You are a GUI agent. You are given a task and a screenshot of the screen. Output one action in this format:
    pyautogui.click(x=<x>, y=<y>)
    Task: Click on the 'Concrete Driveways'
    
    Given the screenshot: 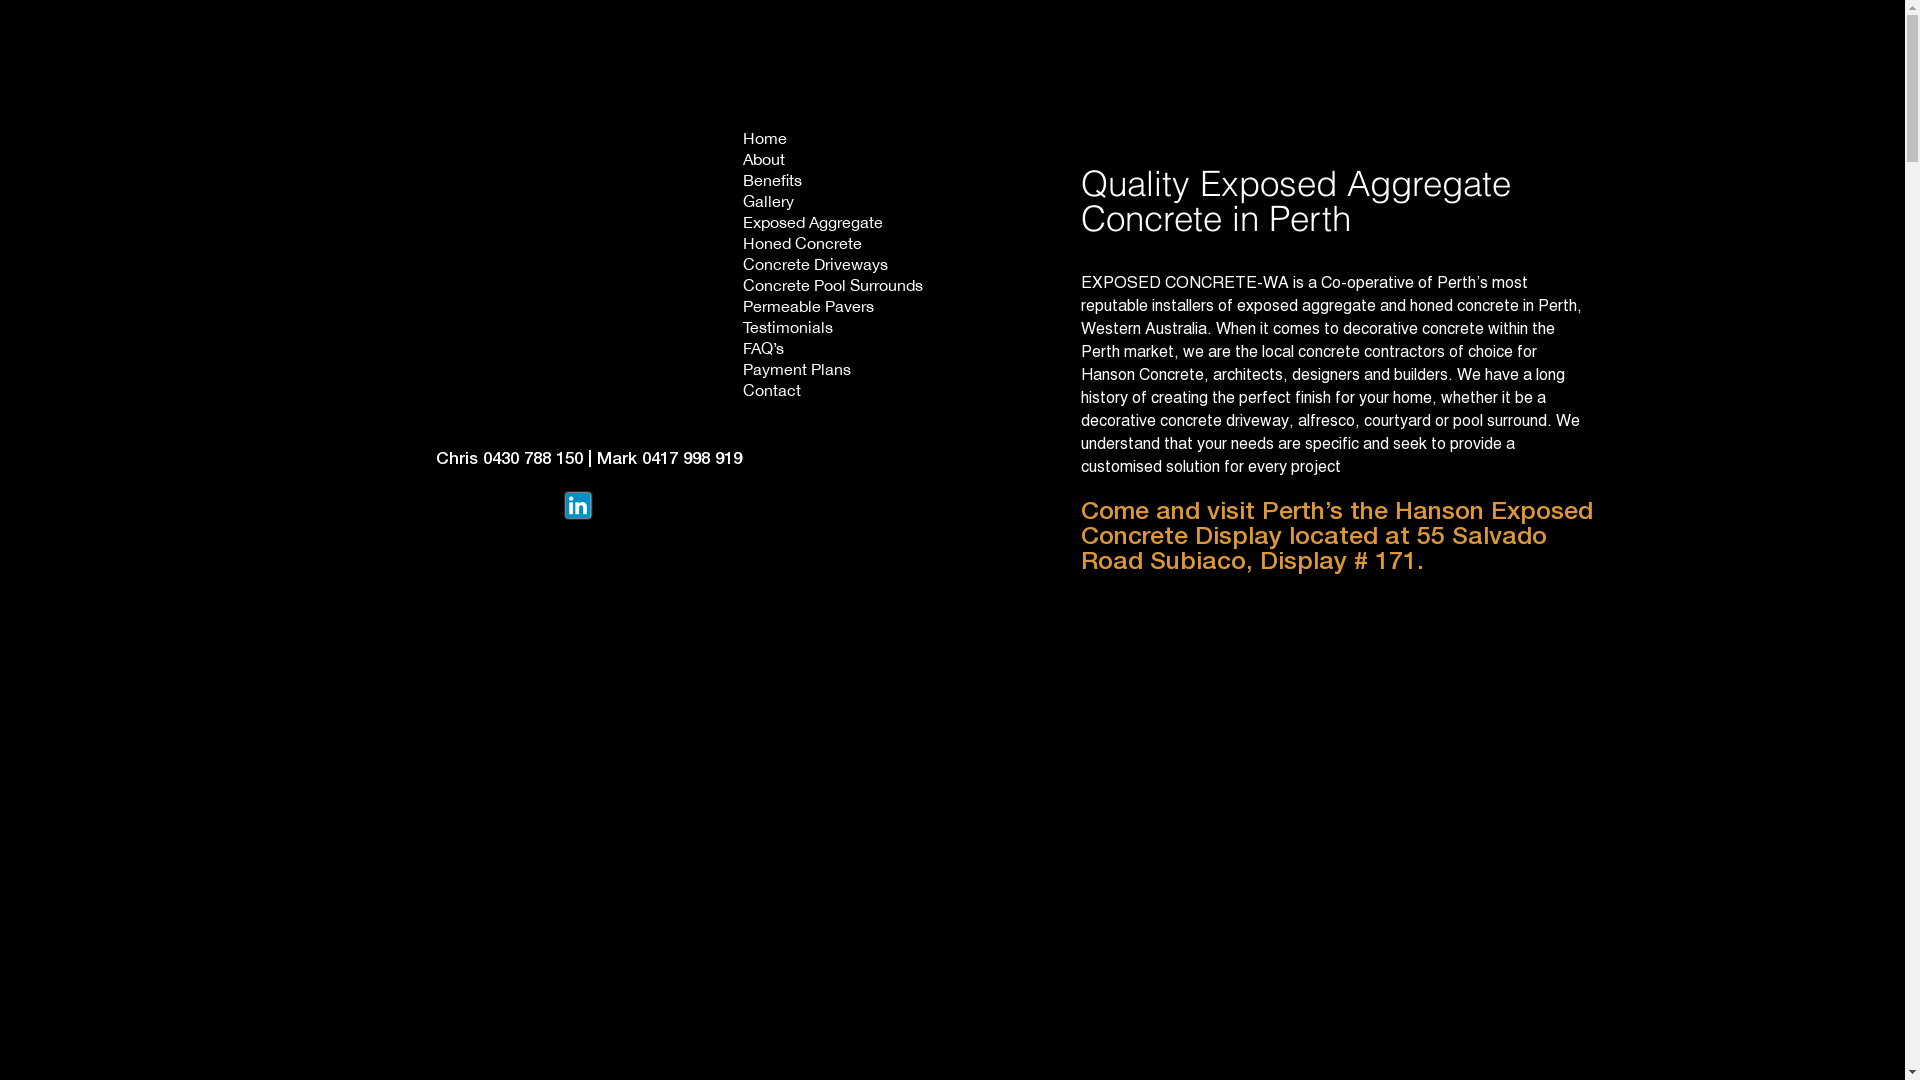 What is the action you would take?
    pyautogui.click(x=833, y=265)
    